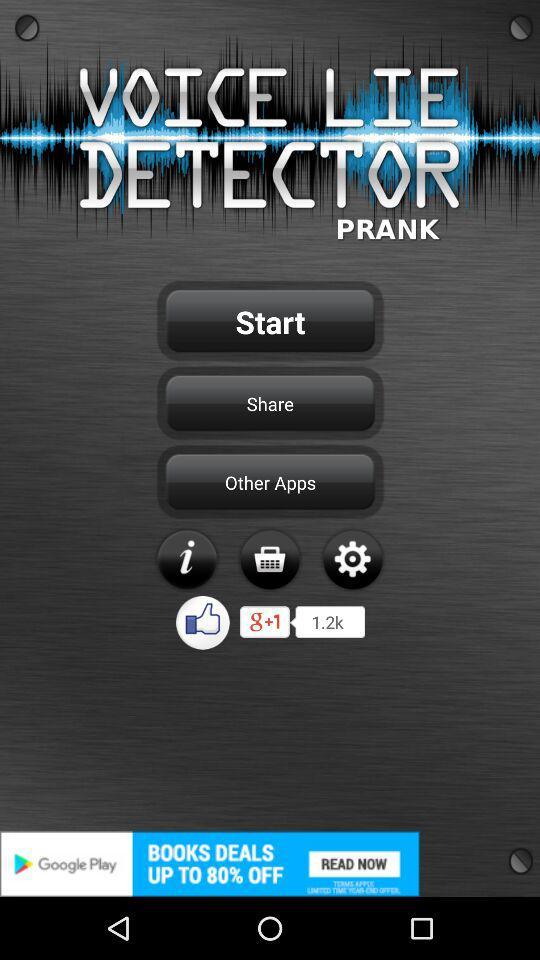  What do you see at coordinates (269, 559) in the screenshot?
I see `buy app` at bounding box center [269, 559].